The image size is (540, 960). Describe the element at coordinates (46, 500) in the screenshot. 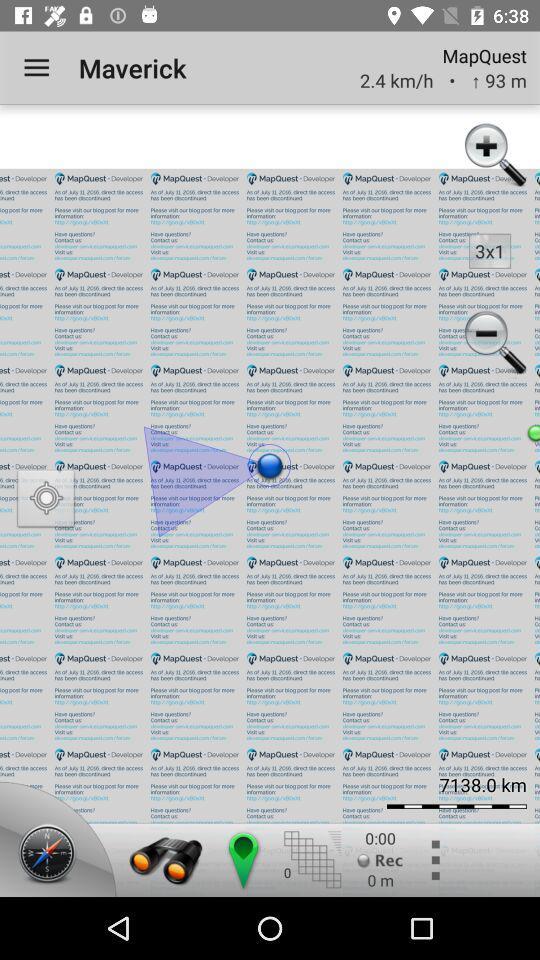

I see `find current position` at that location.